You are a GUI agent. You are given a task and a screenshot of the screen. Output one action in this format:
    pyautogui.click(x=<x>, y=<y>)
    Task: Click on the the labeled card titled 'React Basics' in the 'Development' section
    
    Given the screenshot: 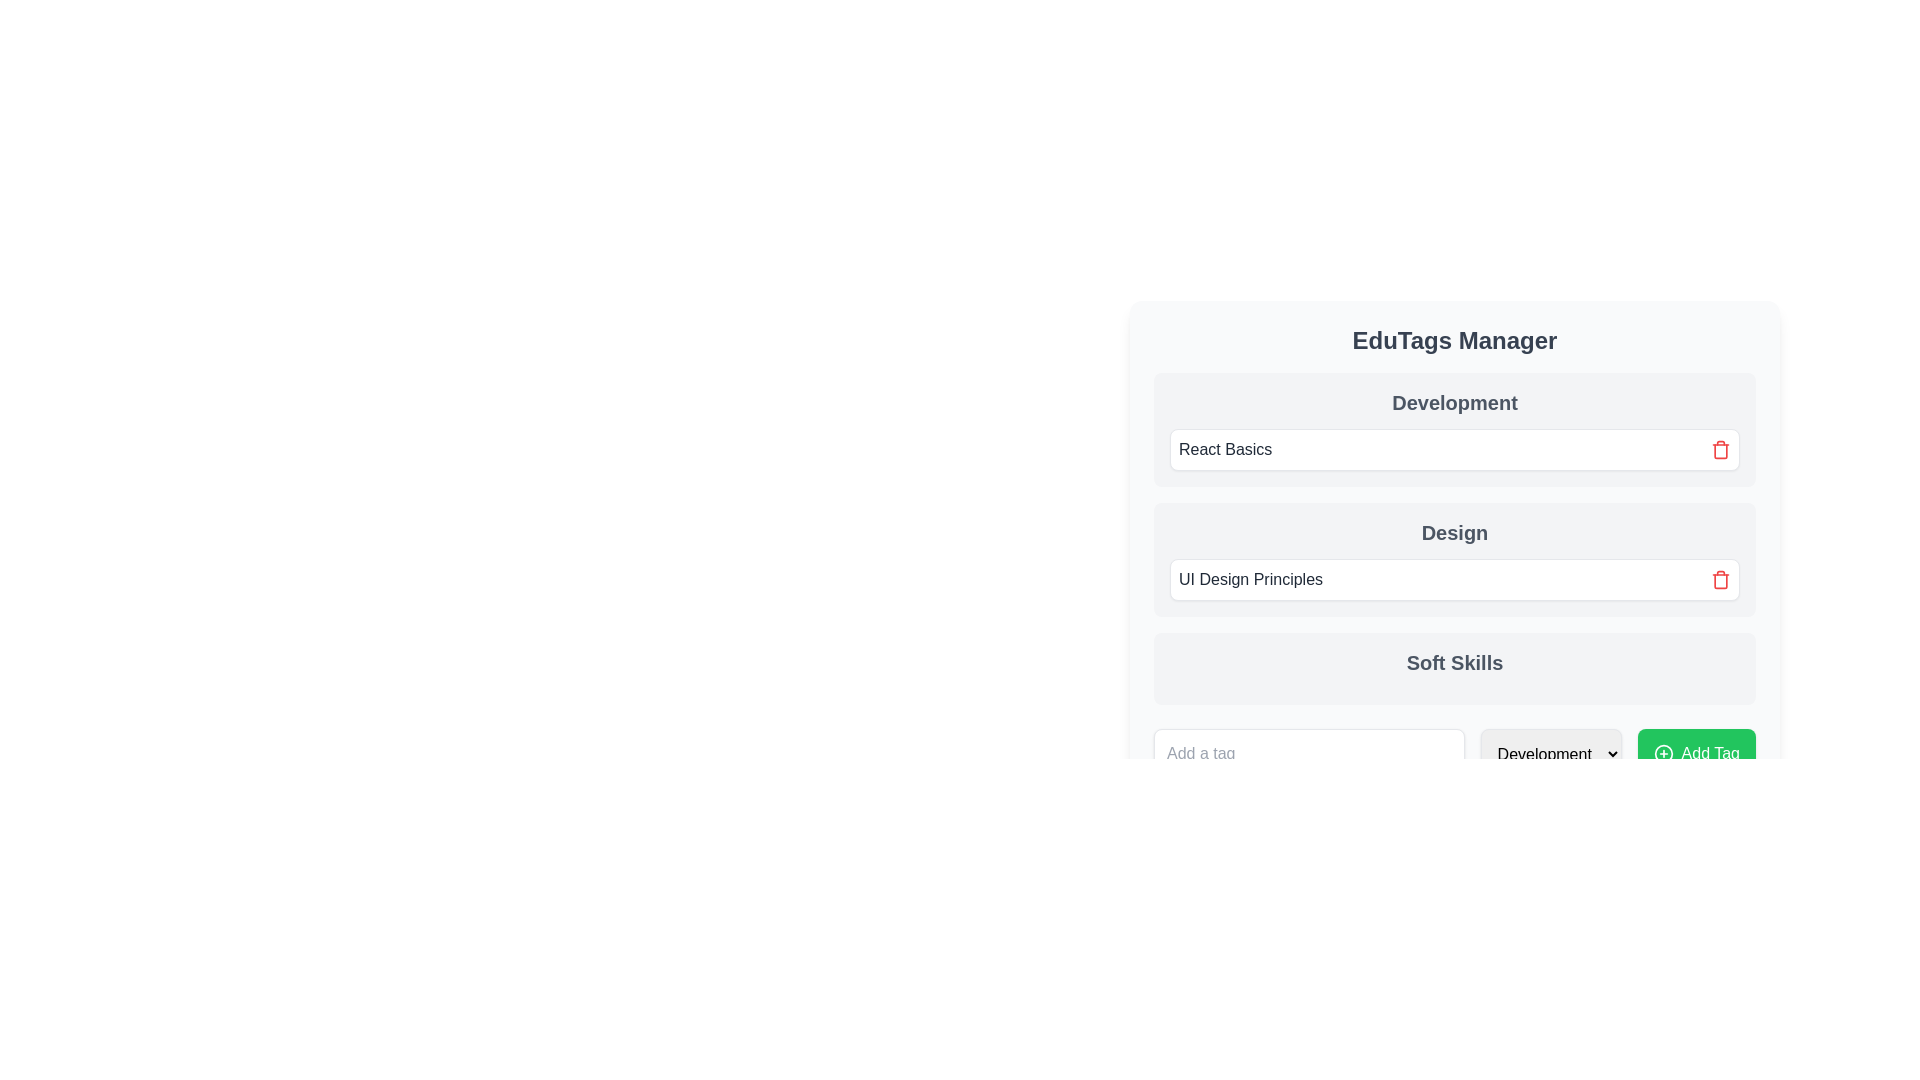 What is the action you would take?
    pyautogui.click(x=1454, y=450)
    